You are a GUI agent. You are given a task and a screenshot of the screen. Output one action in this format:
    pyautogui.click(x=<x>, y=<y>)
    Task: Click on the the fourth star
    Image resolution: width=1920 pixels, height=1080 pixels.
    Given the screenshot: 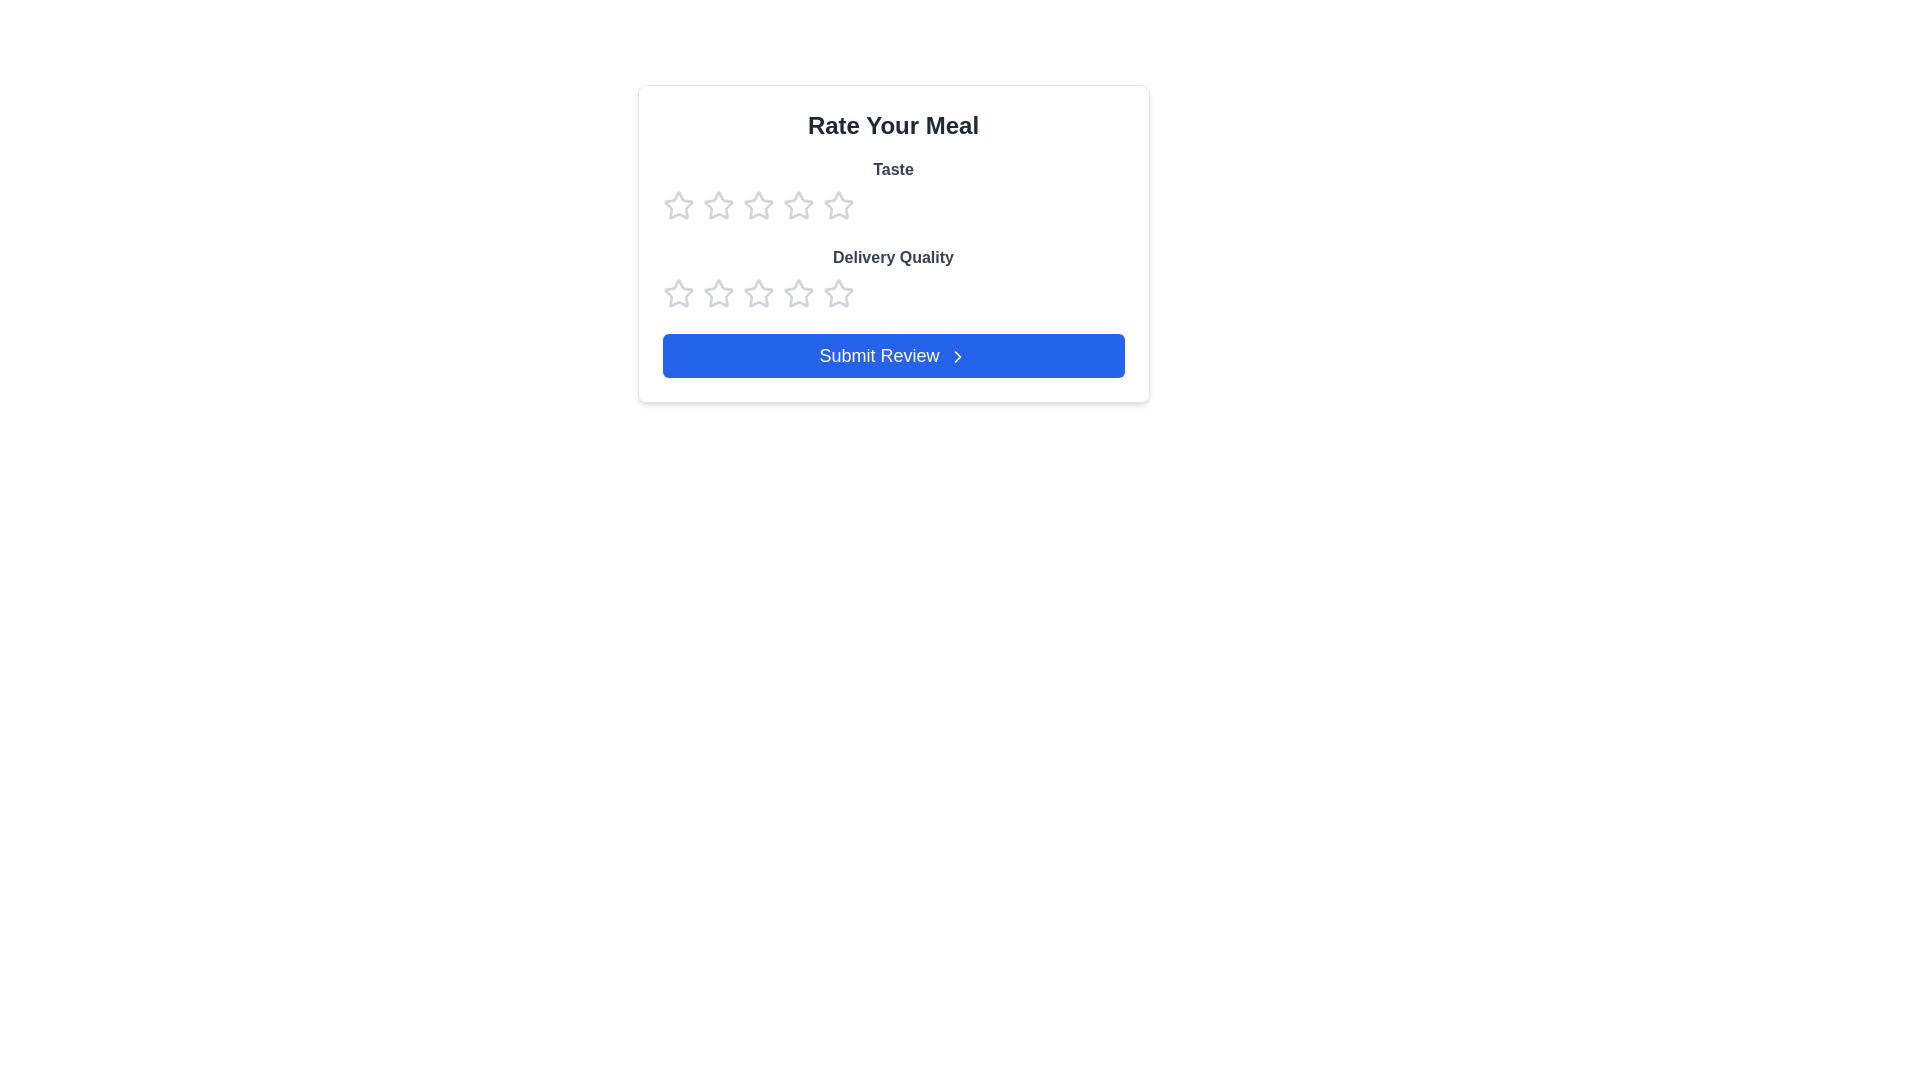 What is the action you would take?
    pyautogui.click(x=797, y=205)
    